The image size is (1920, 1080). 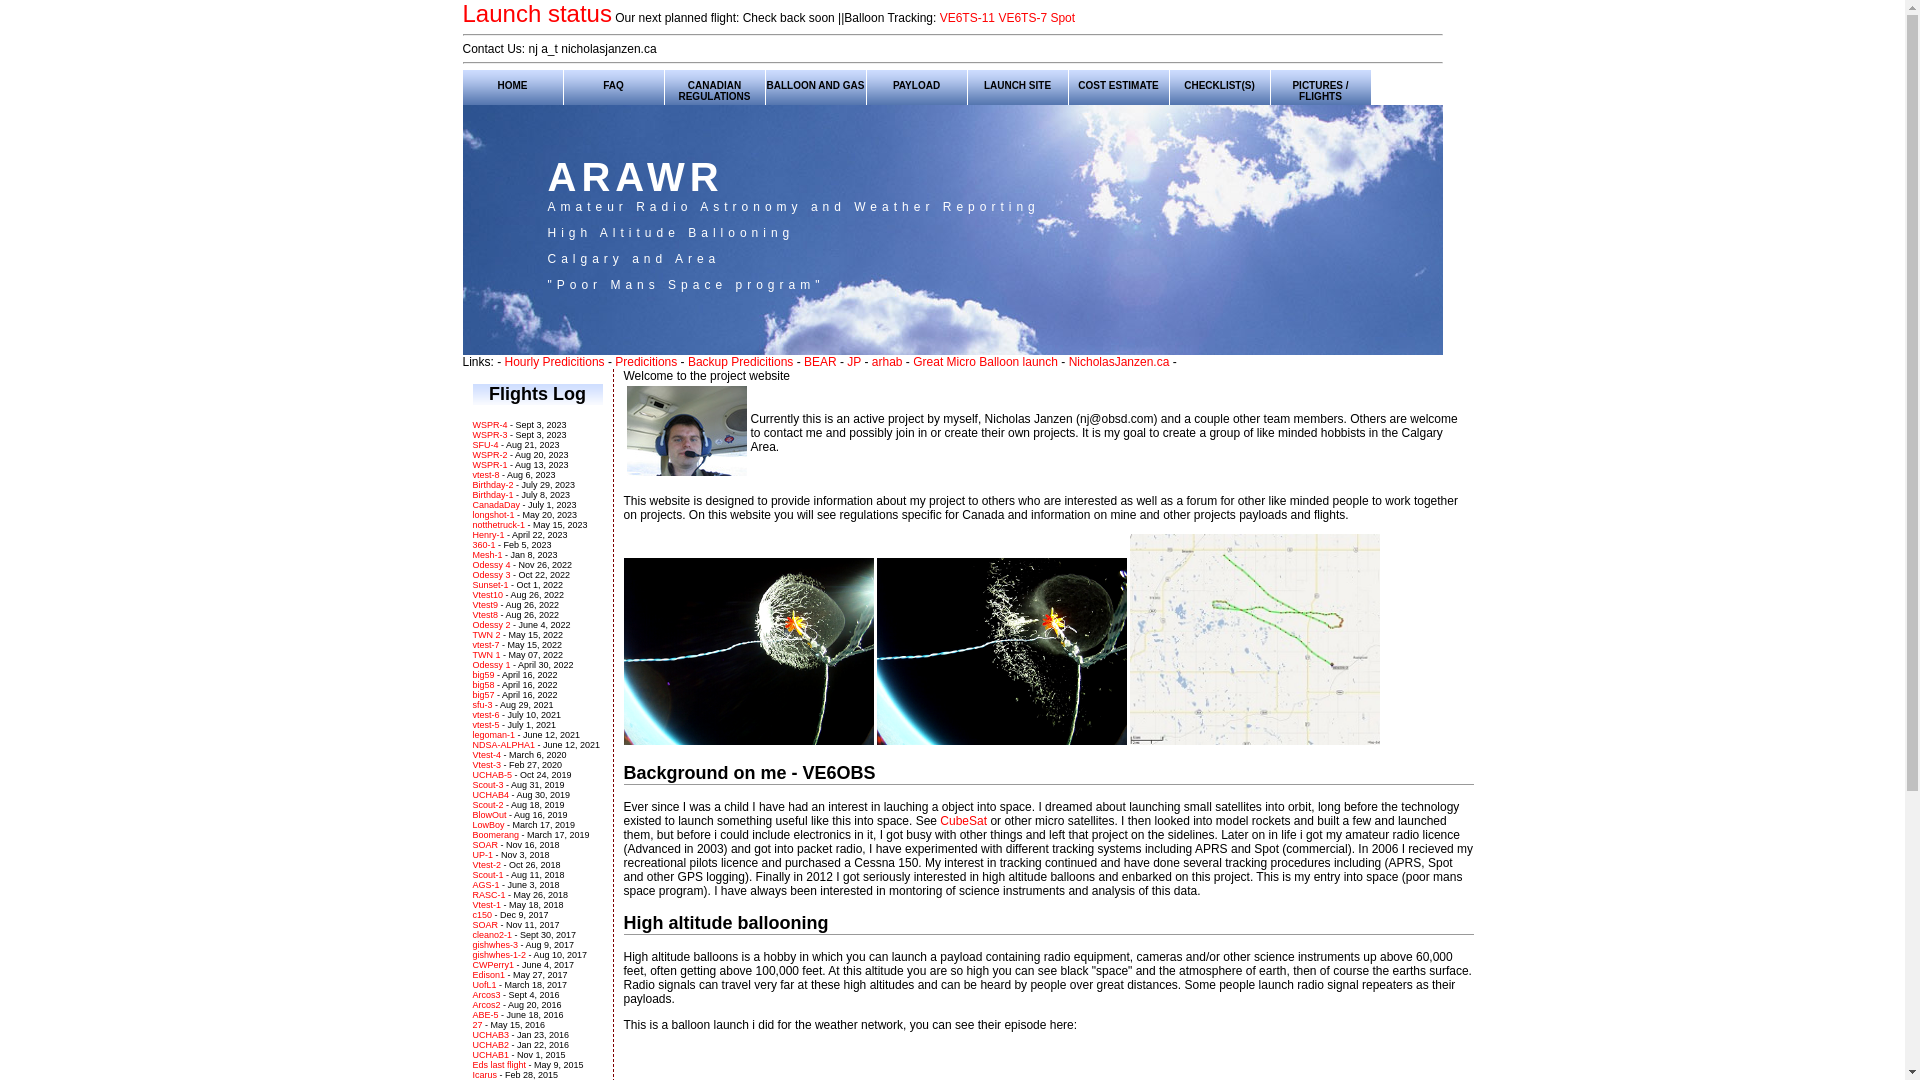 I want to click on 'UCHAB4', so click(x=490, y=793).